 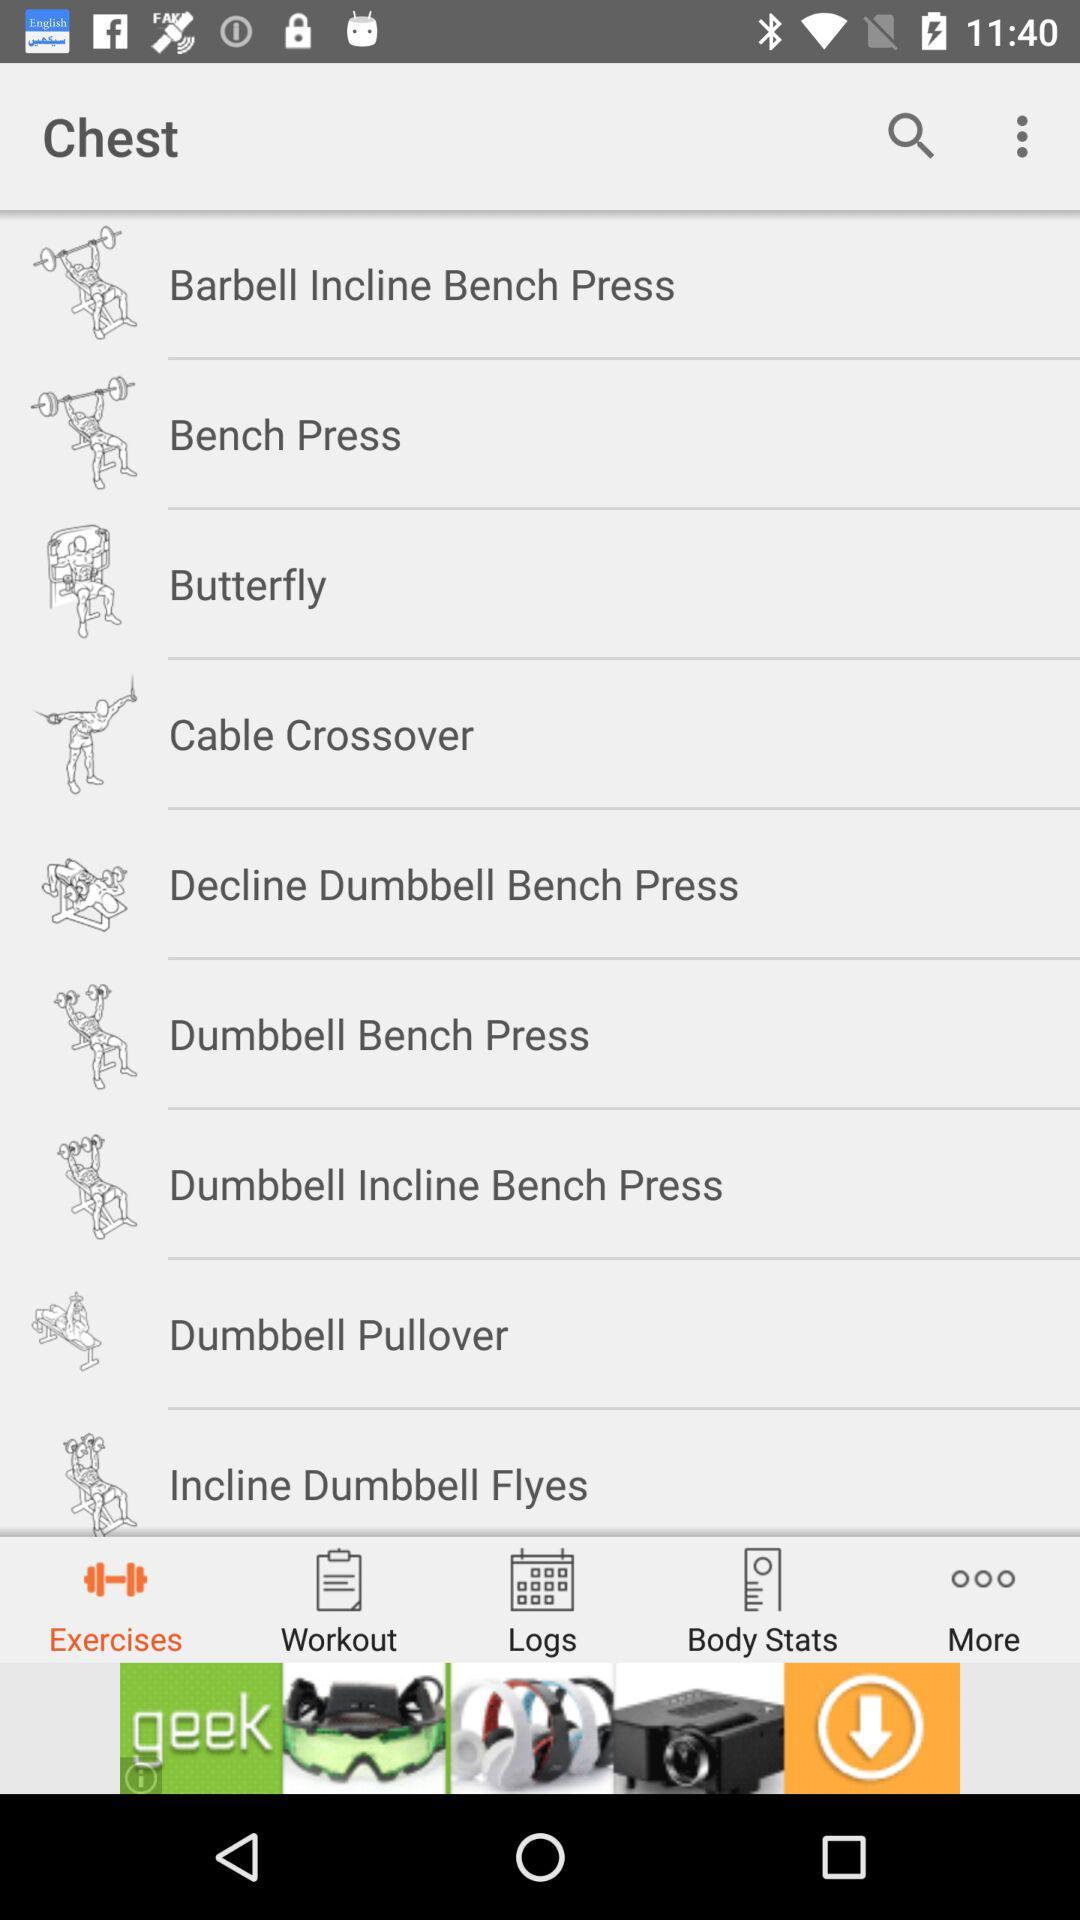 What do you see at coordinates (540, 1727) in the screenshot?
I see `advertisent page` at bounding box center [540, 1727].